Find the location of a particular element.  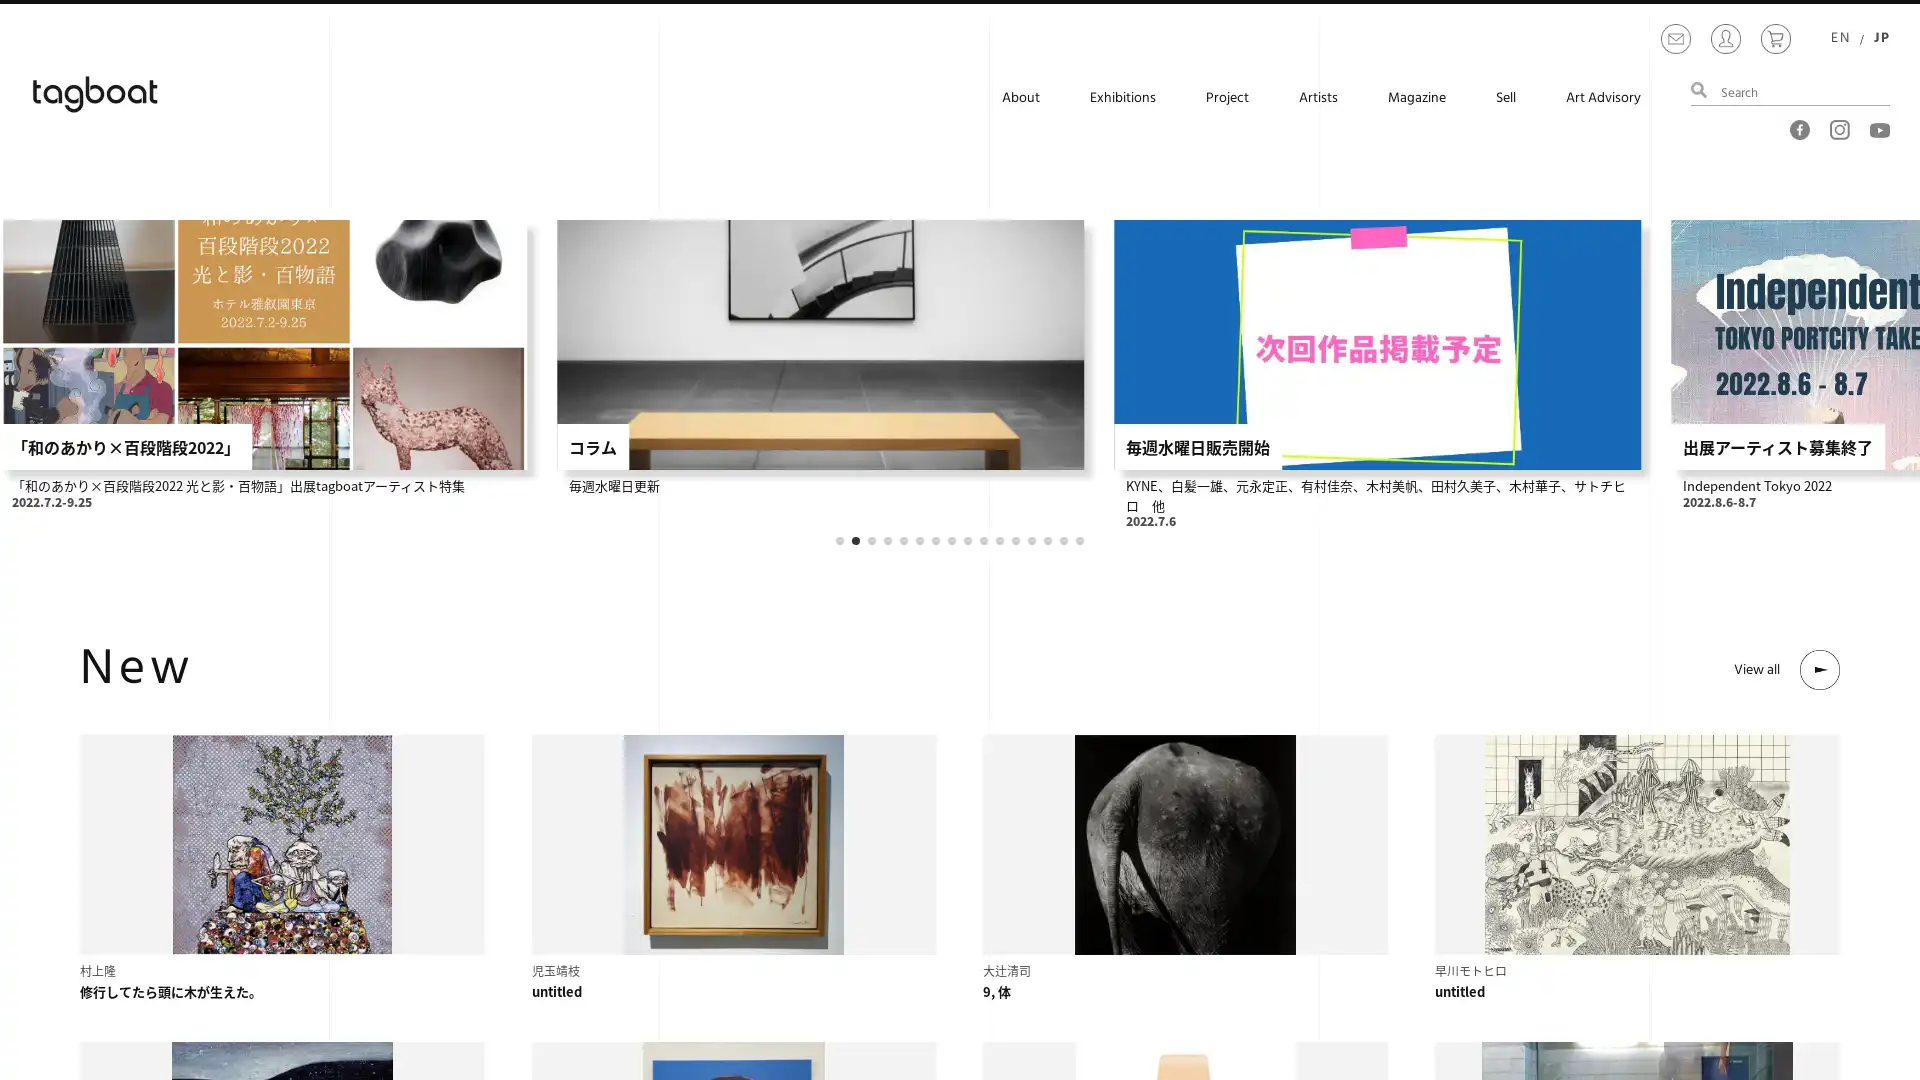

Go to slide 6 is located at coordinates (919, 540).